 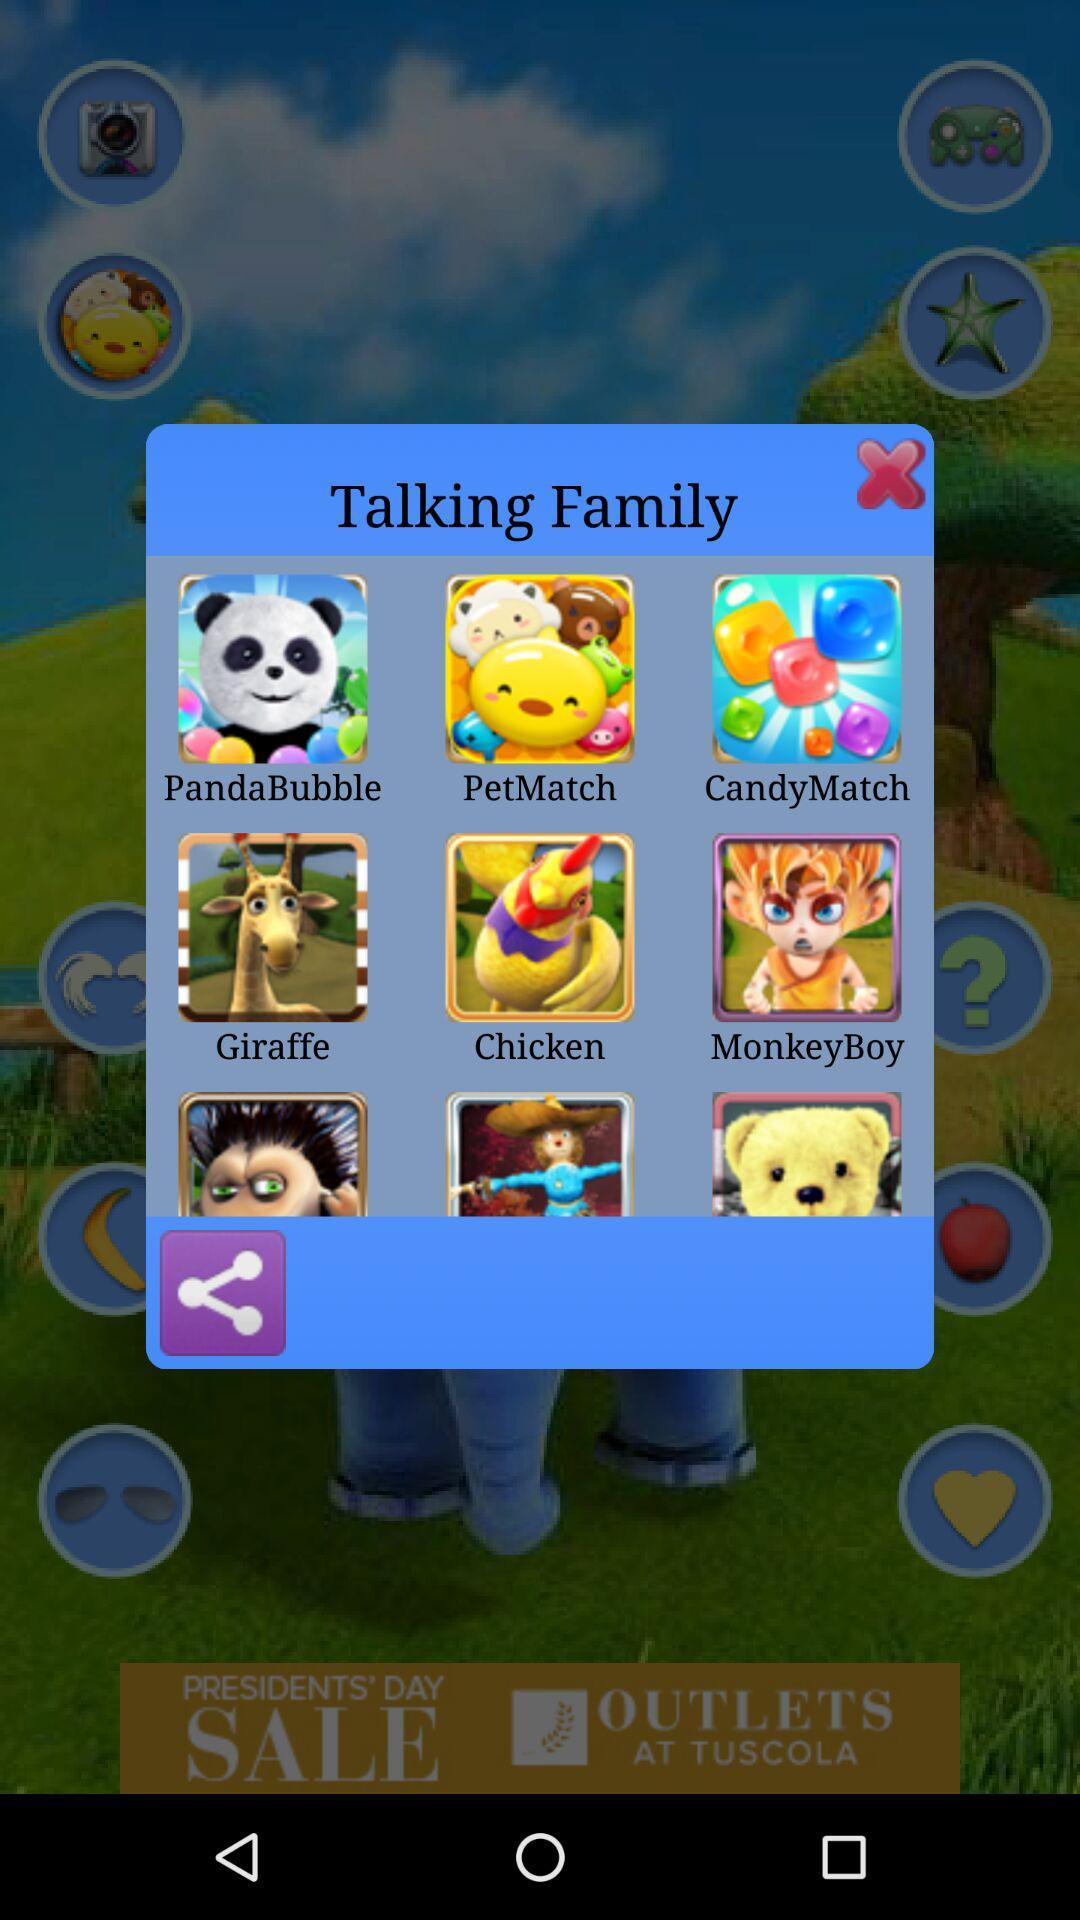 I want to click on share the game information, so click(x=222, y=1292).